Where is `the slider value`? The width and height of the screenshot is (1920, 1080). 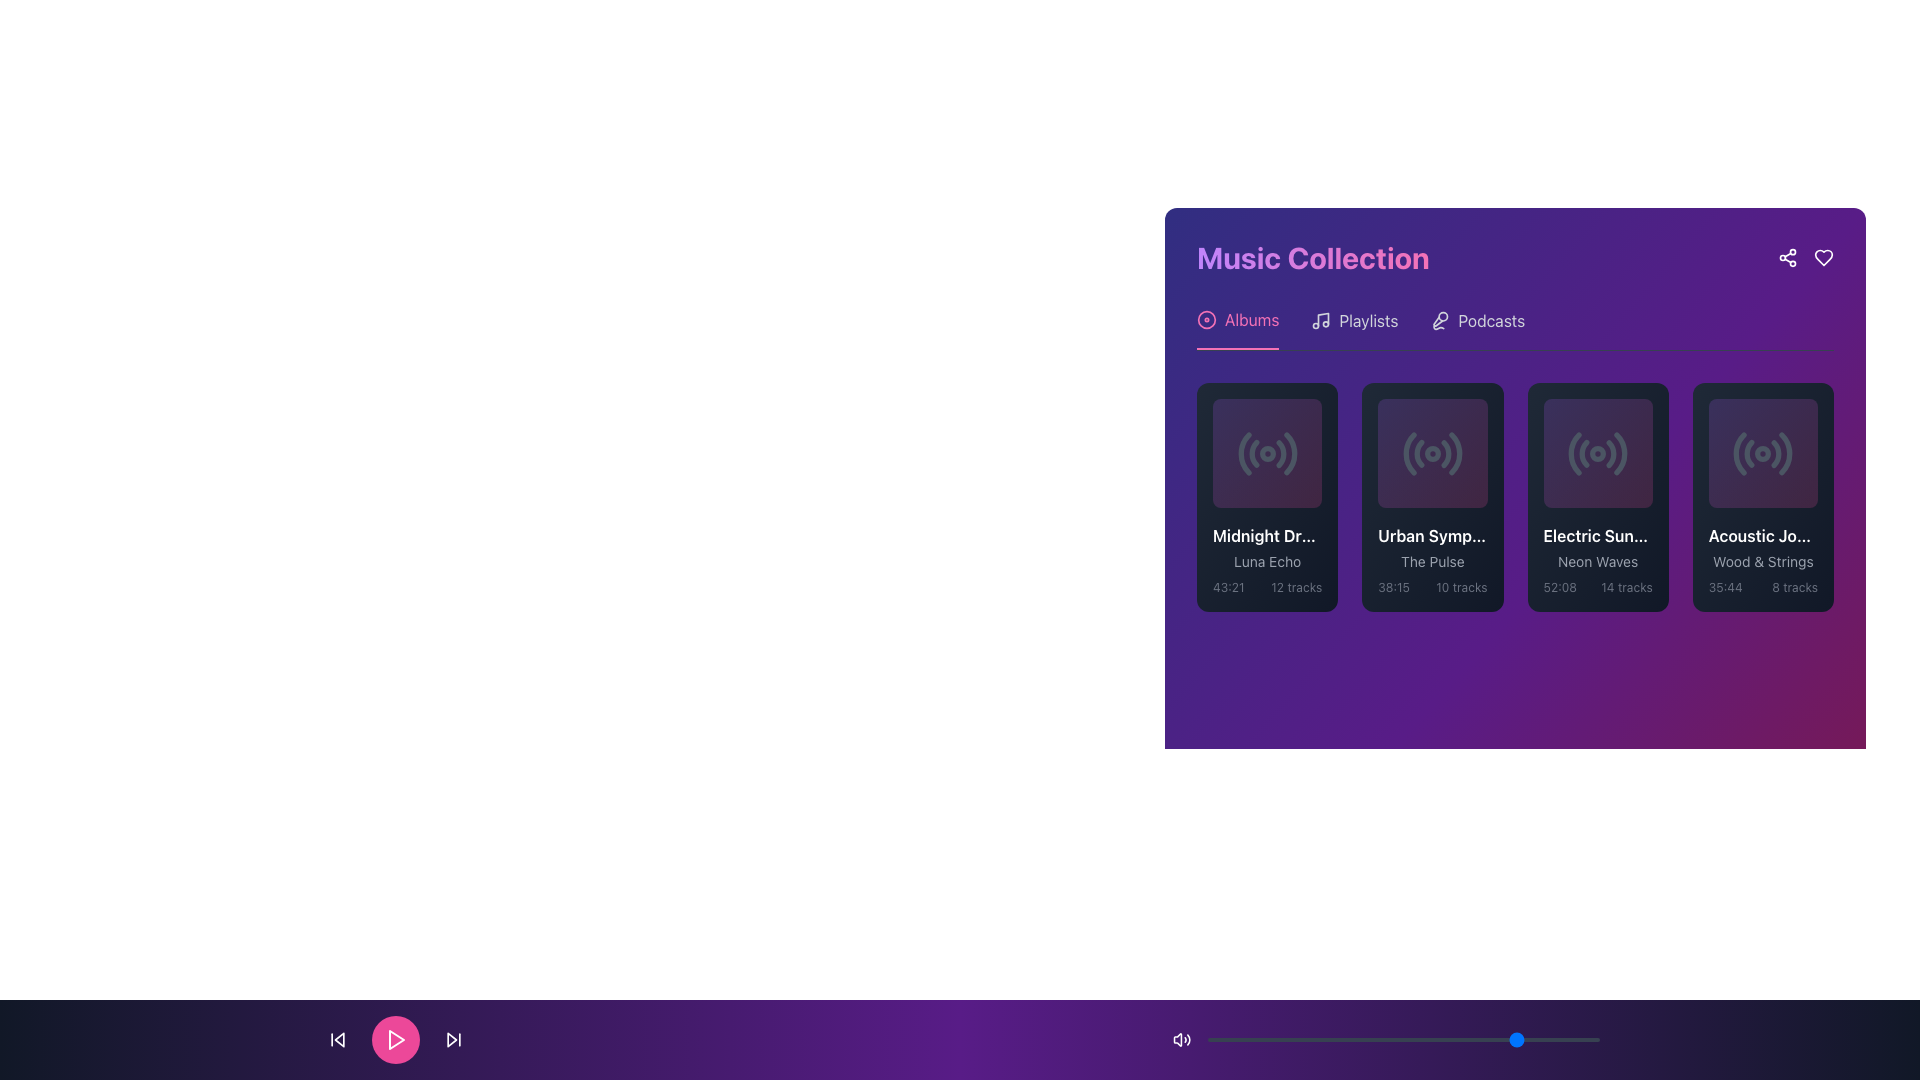 the slider value is located at coordinates (1257, 1039).